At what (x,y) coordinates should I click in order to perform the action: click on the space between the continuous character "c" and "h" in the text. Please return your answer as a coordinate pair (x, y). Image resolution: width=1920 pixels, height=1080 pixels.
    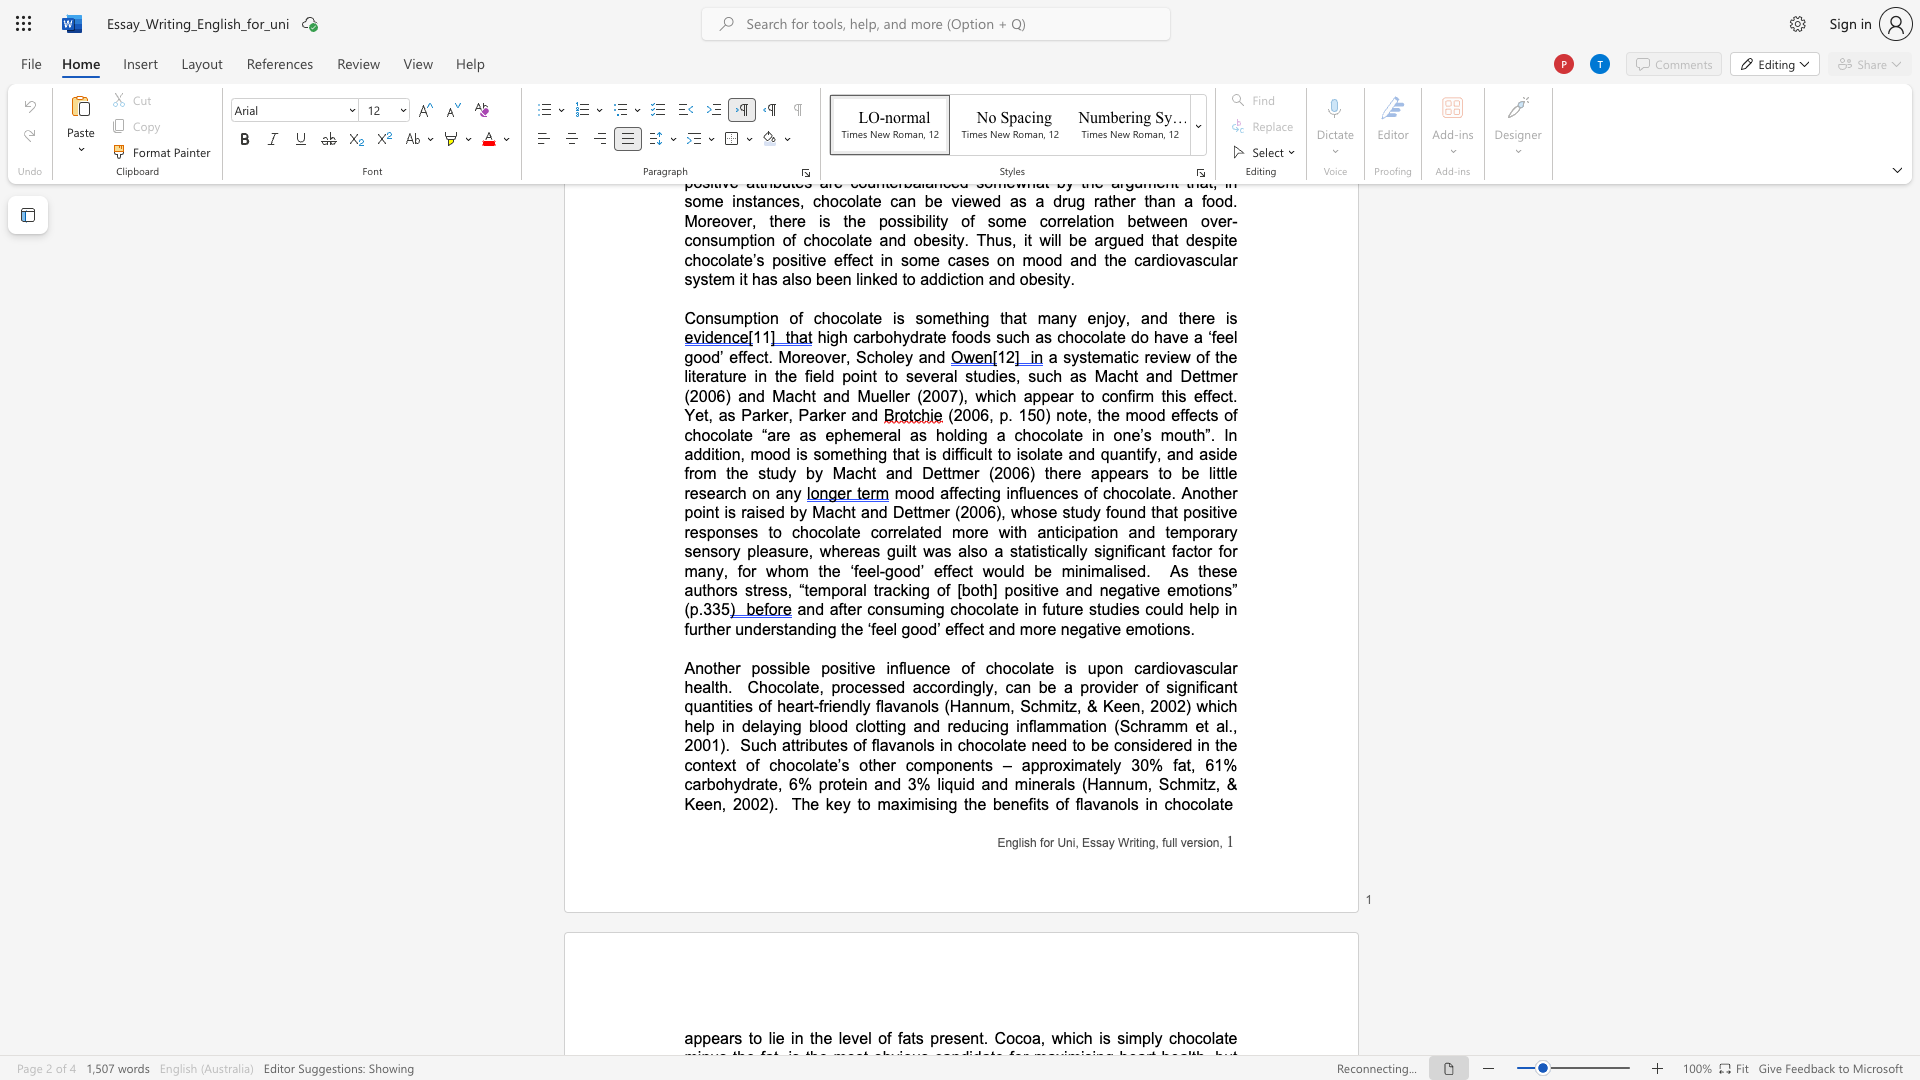
    Looking at the image, I should click on (993, 668).